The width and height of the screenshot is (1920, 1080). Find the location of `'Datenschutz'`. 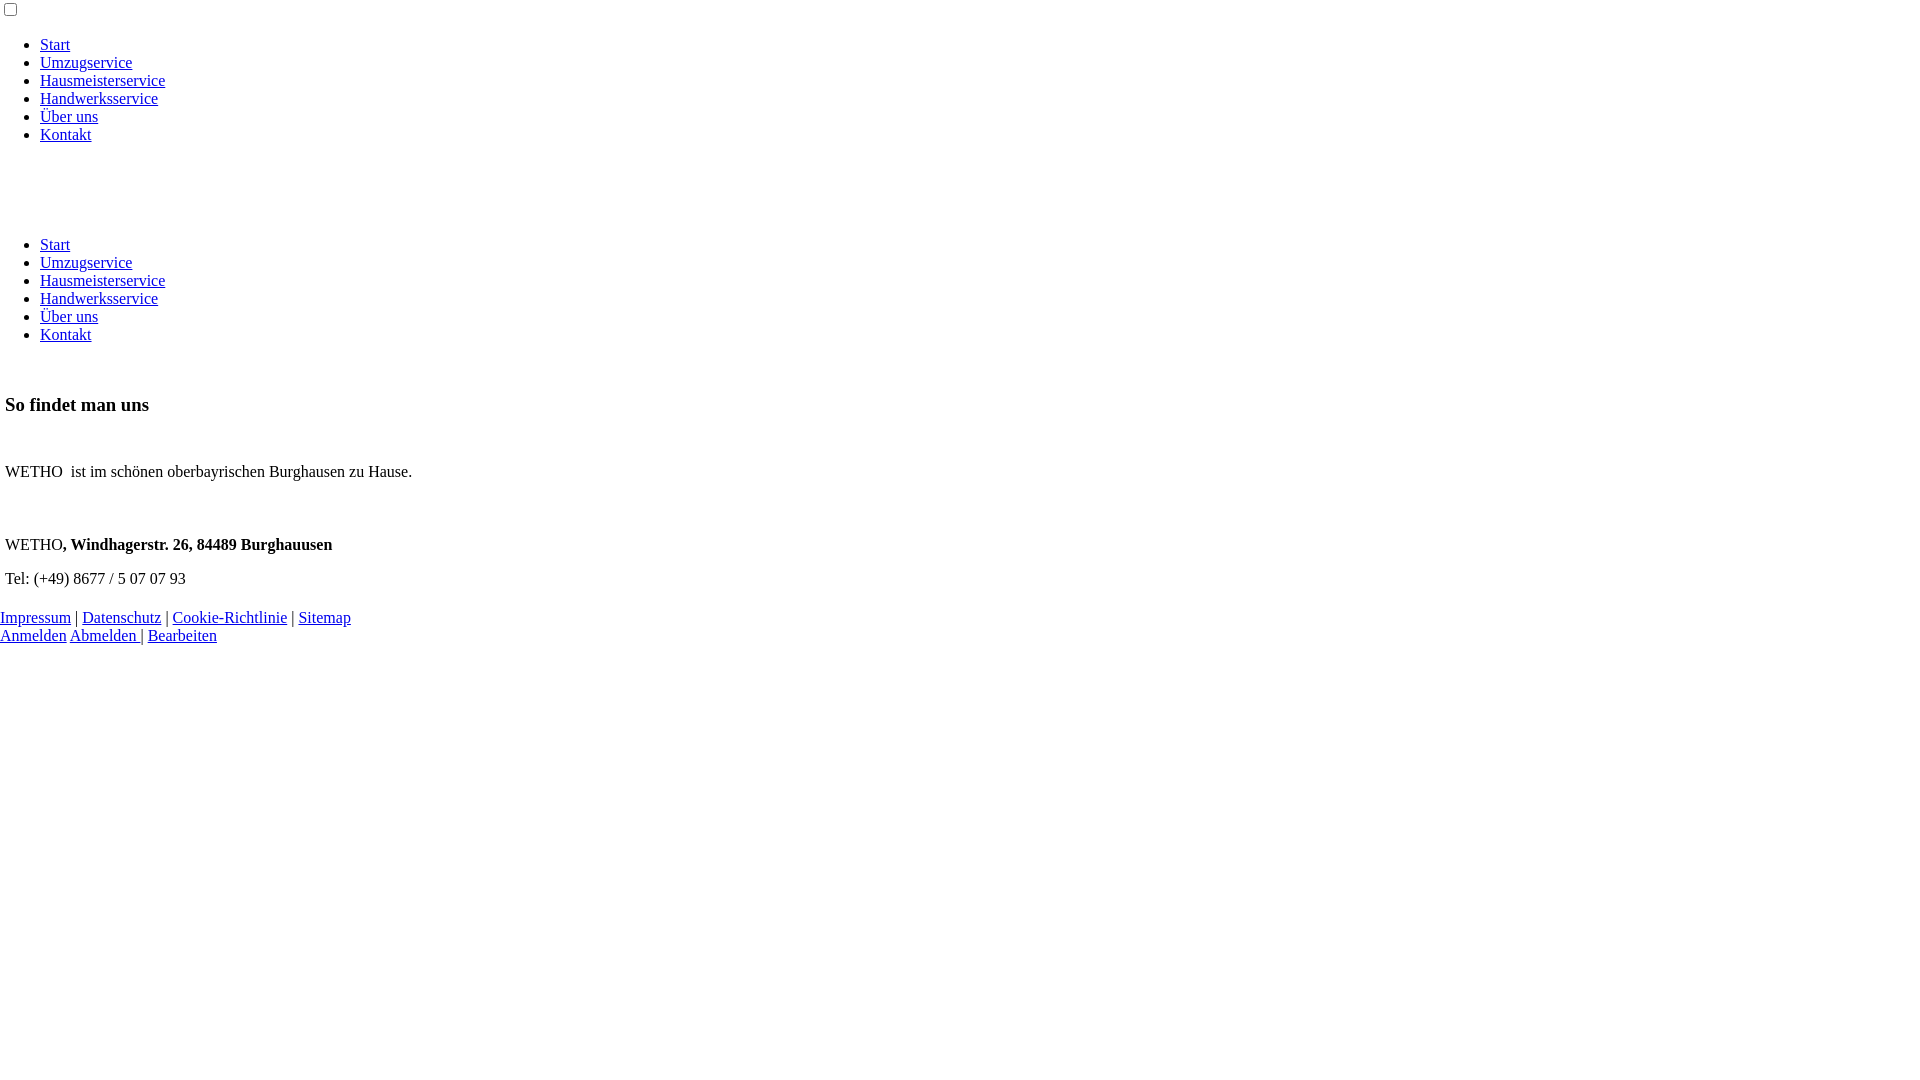

'Datenschutz' is located at coordinates (120, 616).